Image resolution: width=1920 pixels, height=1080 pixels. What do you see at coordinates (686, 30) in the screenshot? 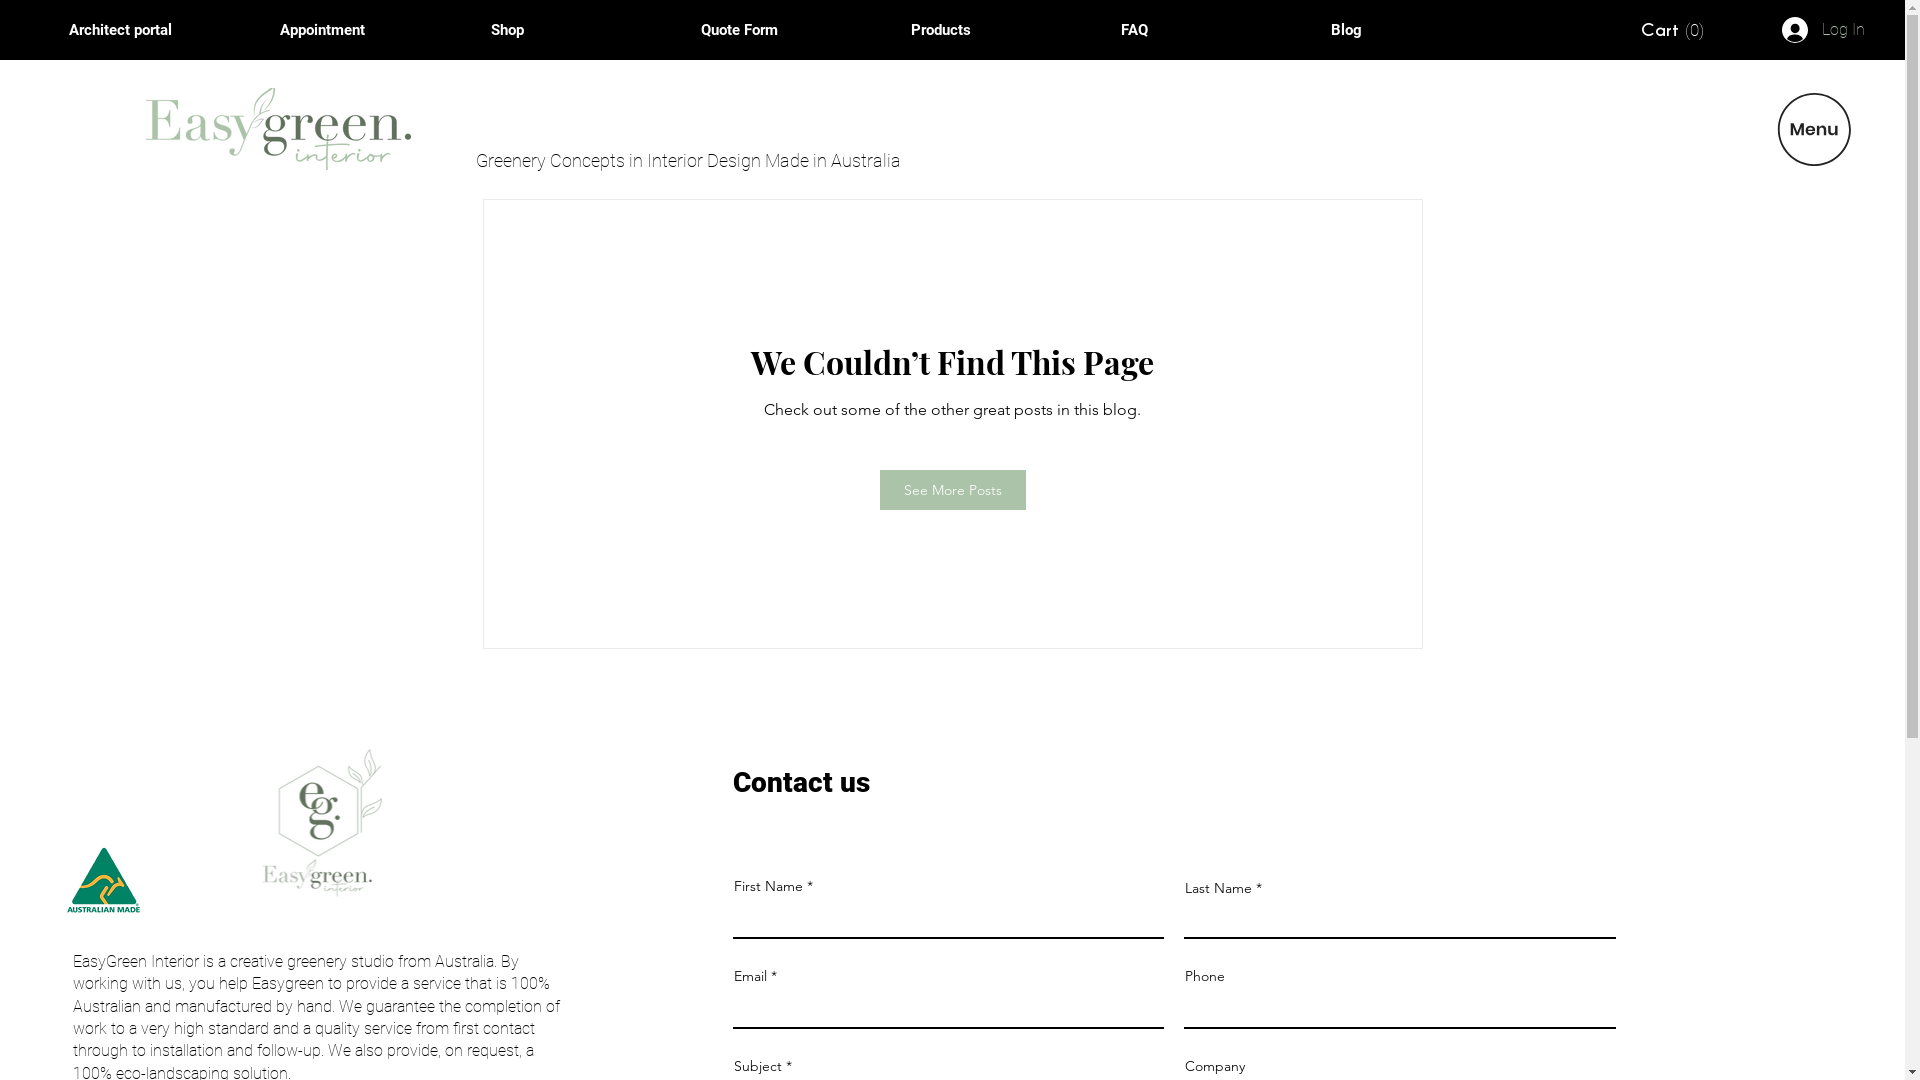
I see `'Quote Form'` at bounding box center [686, 30].